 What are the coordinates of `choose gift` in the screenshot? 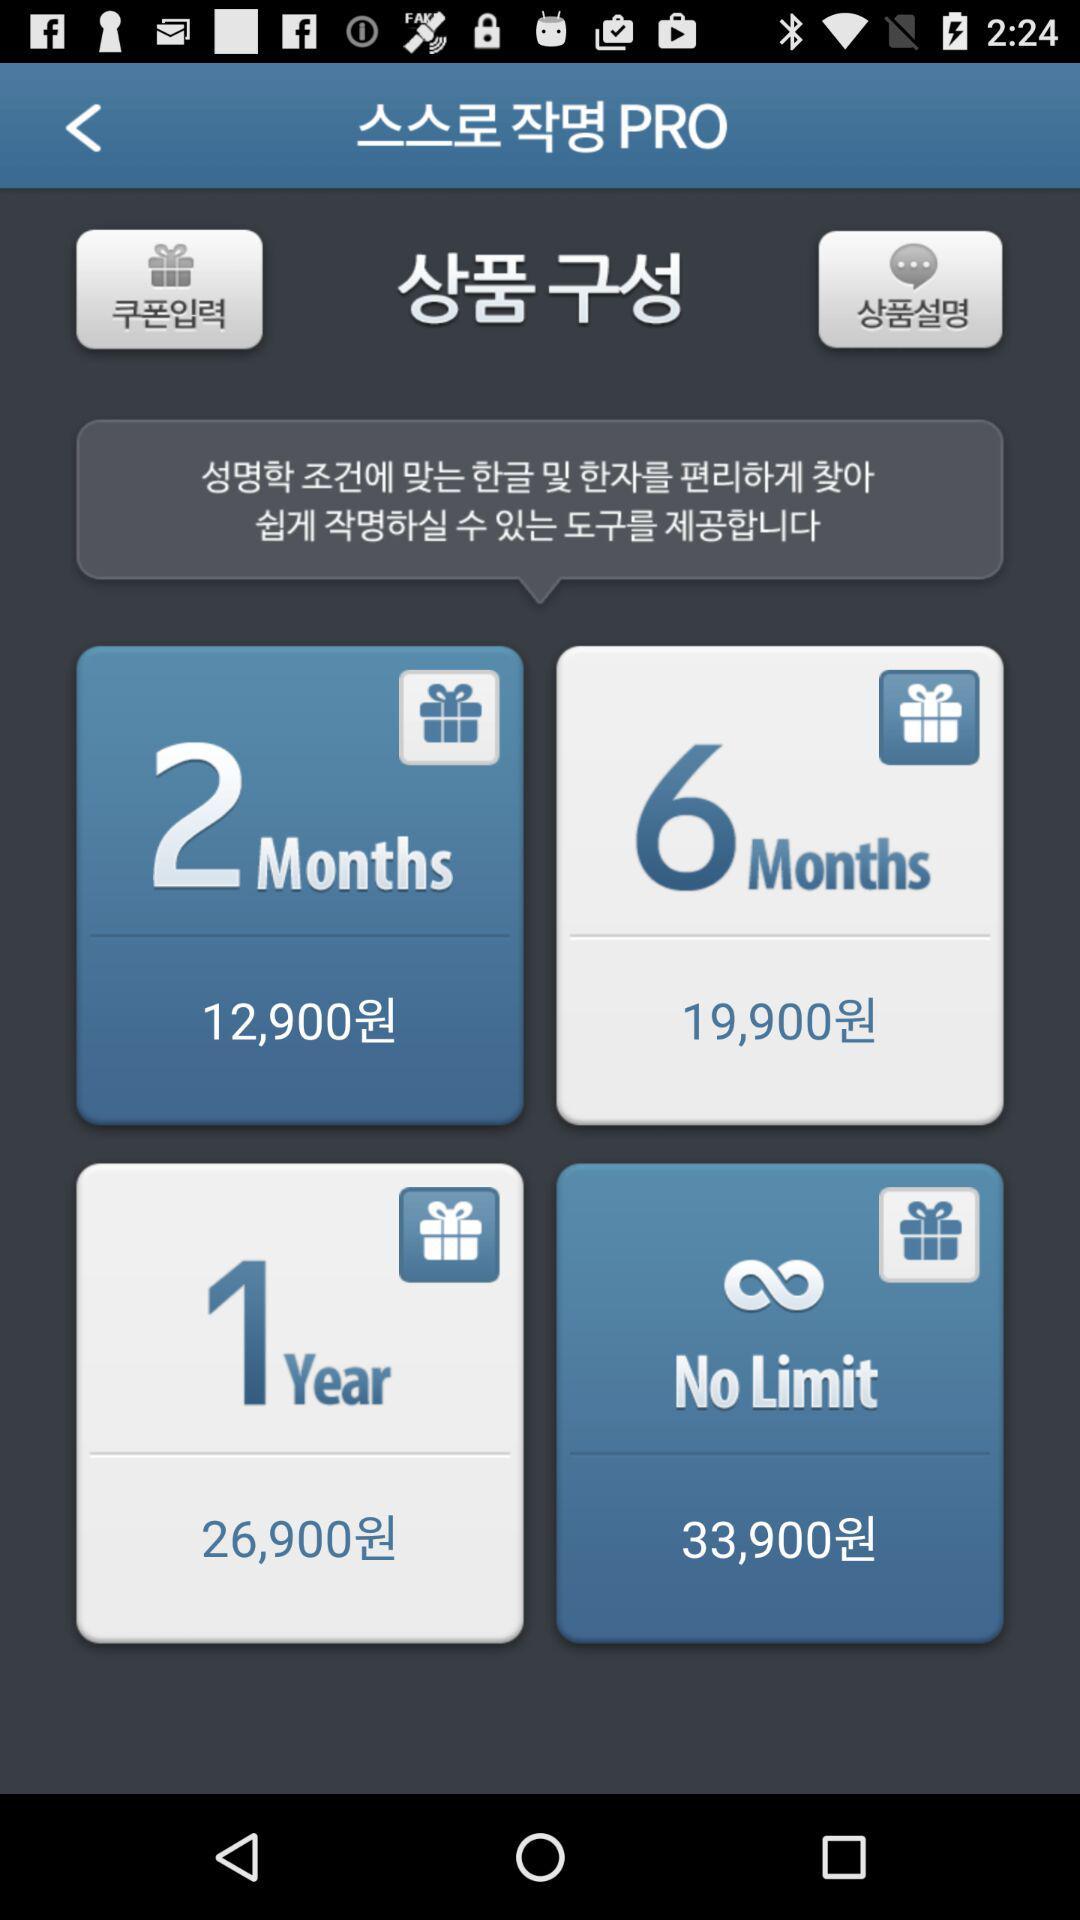 It's located at (929, 718).